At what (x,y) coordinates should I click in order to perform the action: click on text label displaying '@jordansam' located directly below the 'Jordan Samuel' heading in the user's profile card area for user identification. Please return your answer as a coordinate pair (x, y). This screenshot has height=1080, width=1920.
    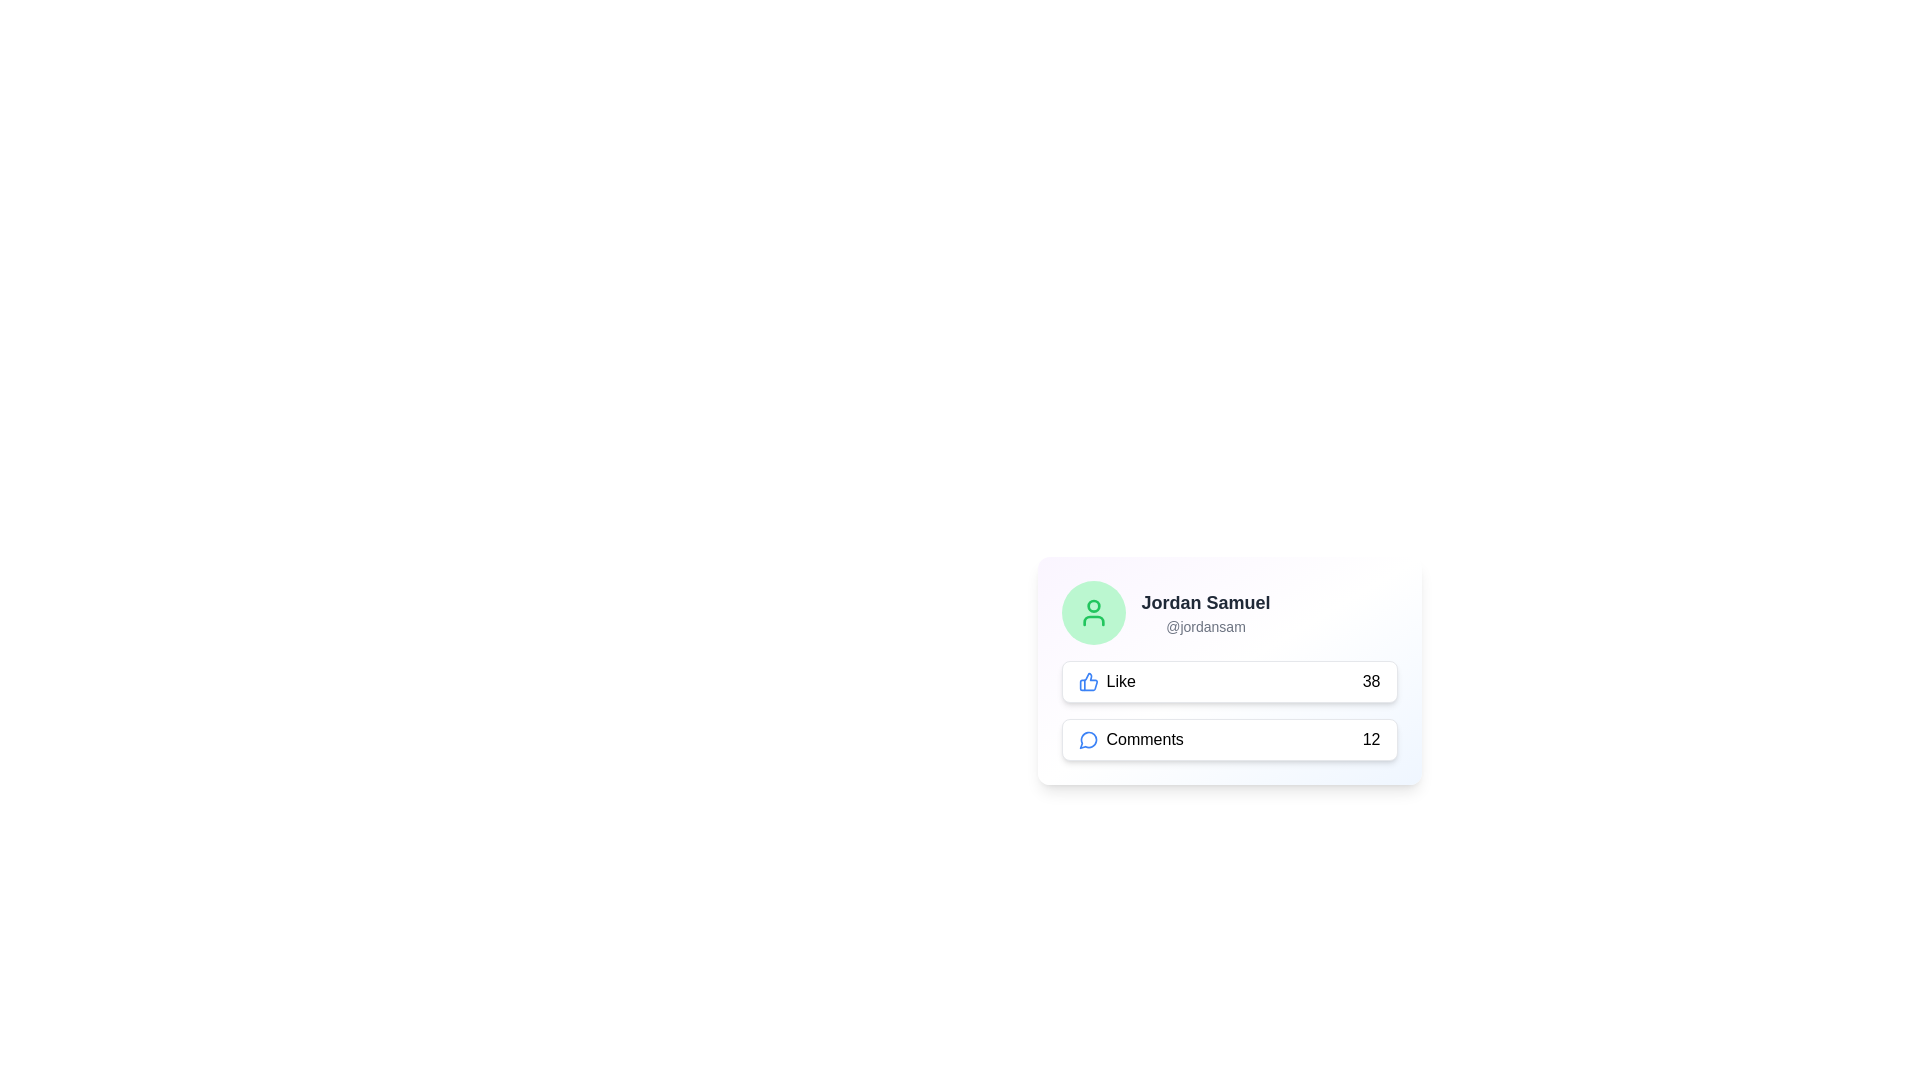
    Looking at the image, I should click on (1204, 626).